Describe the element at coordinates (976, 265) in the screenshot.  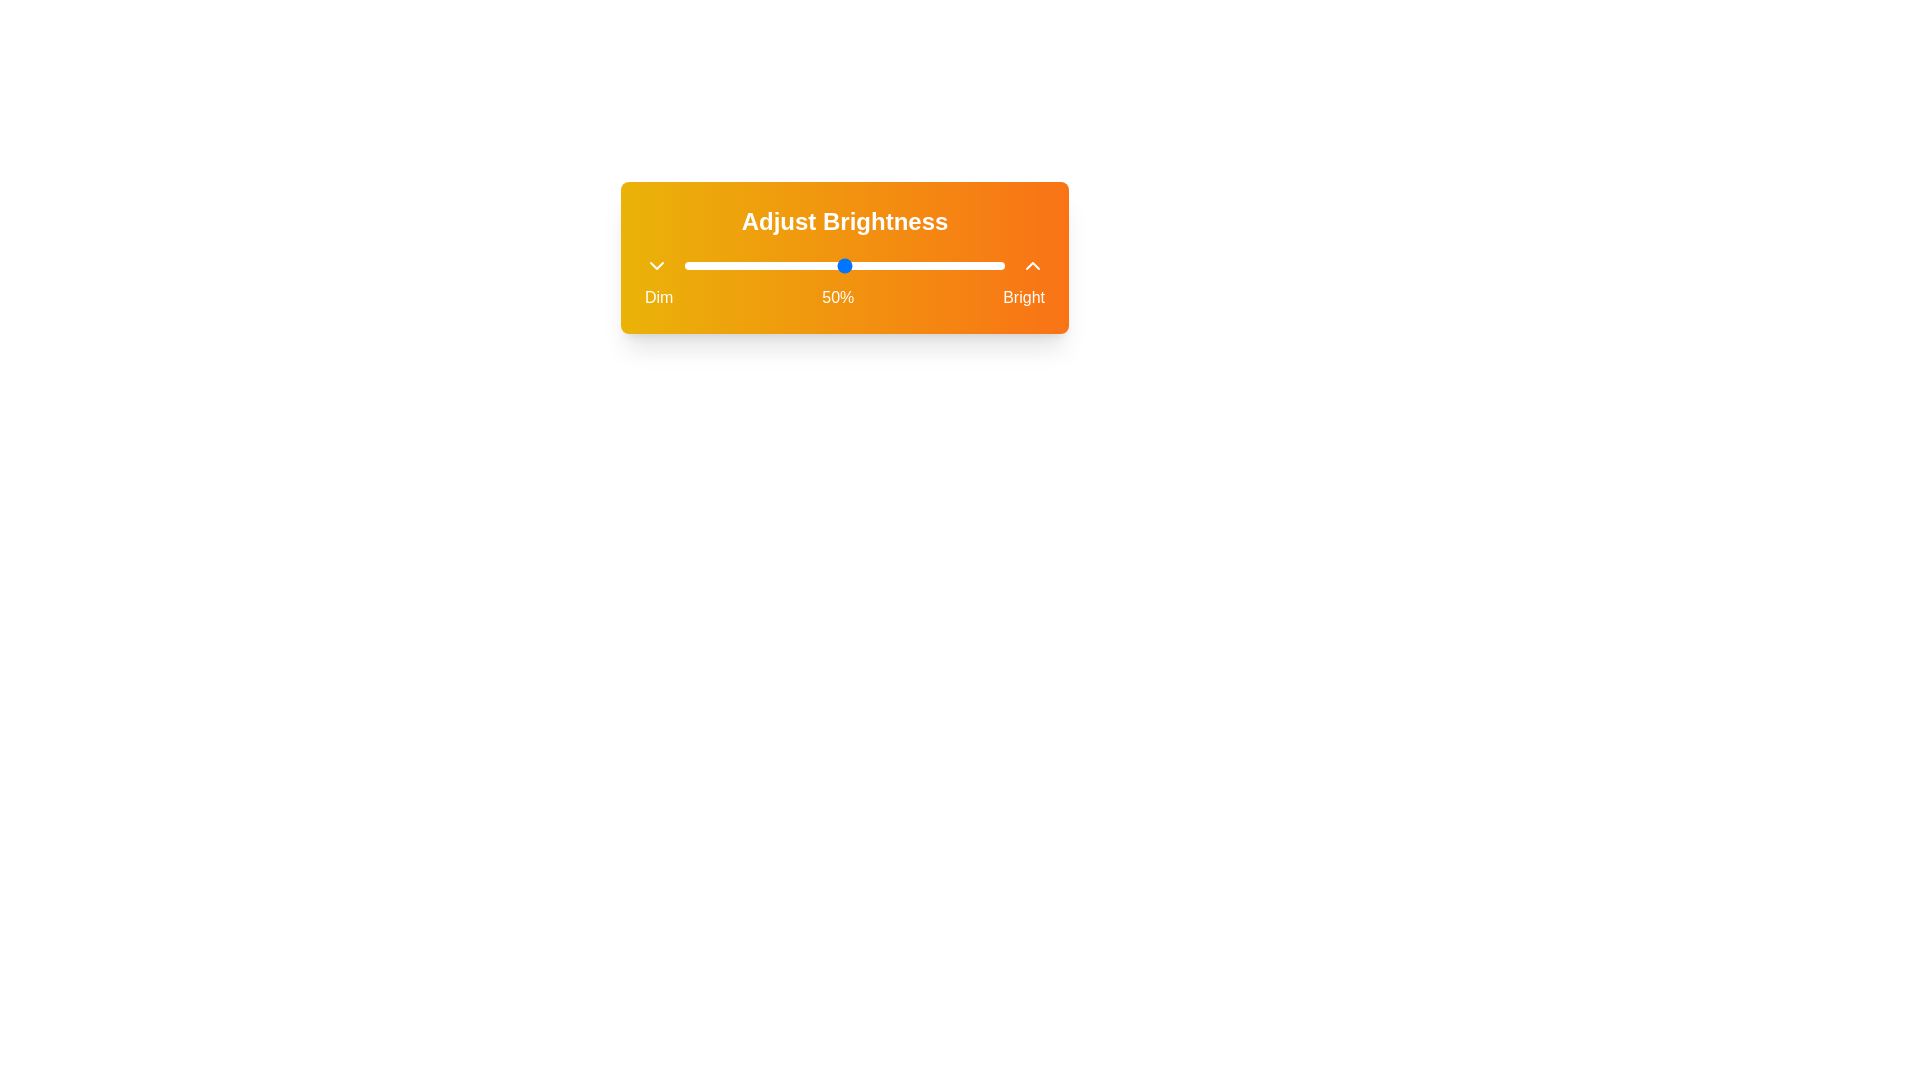
I see `brightness` at that location.